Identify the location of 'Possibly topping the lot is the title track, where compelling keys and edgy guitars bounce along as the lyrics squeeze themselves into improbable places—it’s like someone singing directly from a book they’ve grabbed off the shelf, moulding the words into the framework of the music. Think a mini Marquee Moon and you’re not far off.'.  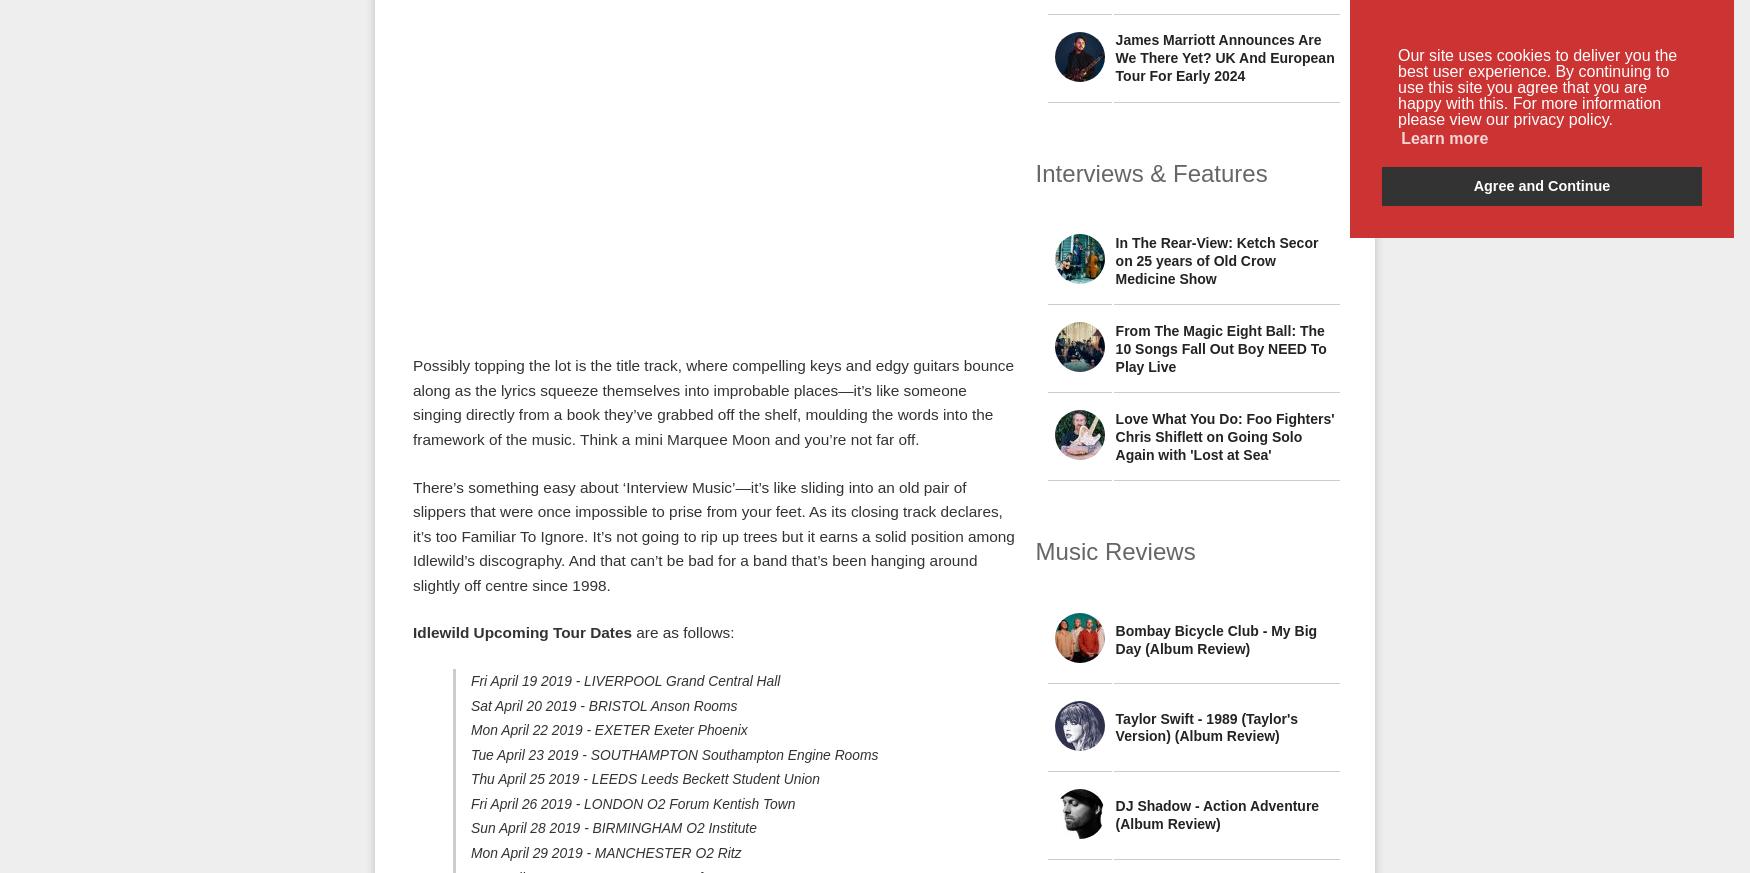
(713, 401).